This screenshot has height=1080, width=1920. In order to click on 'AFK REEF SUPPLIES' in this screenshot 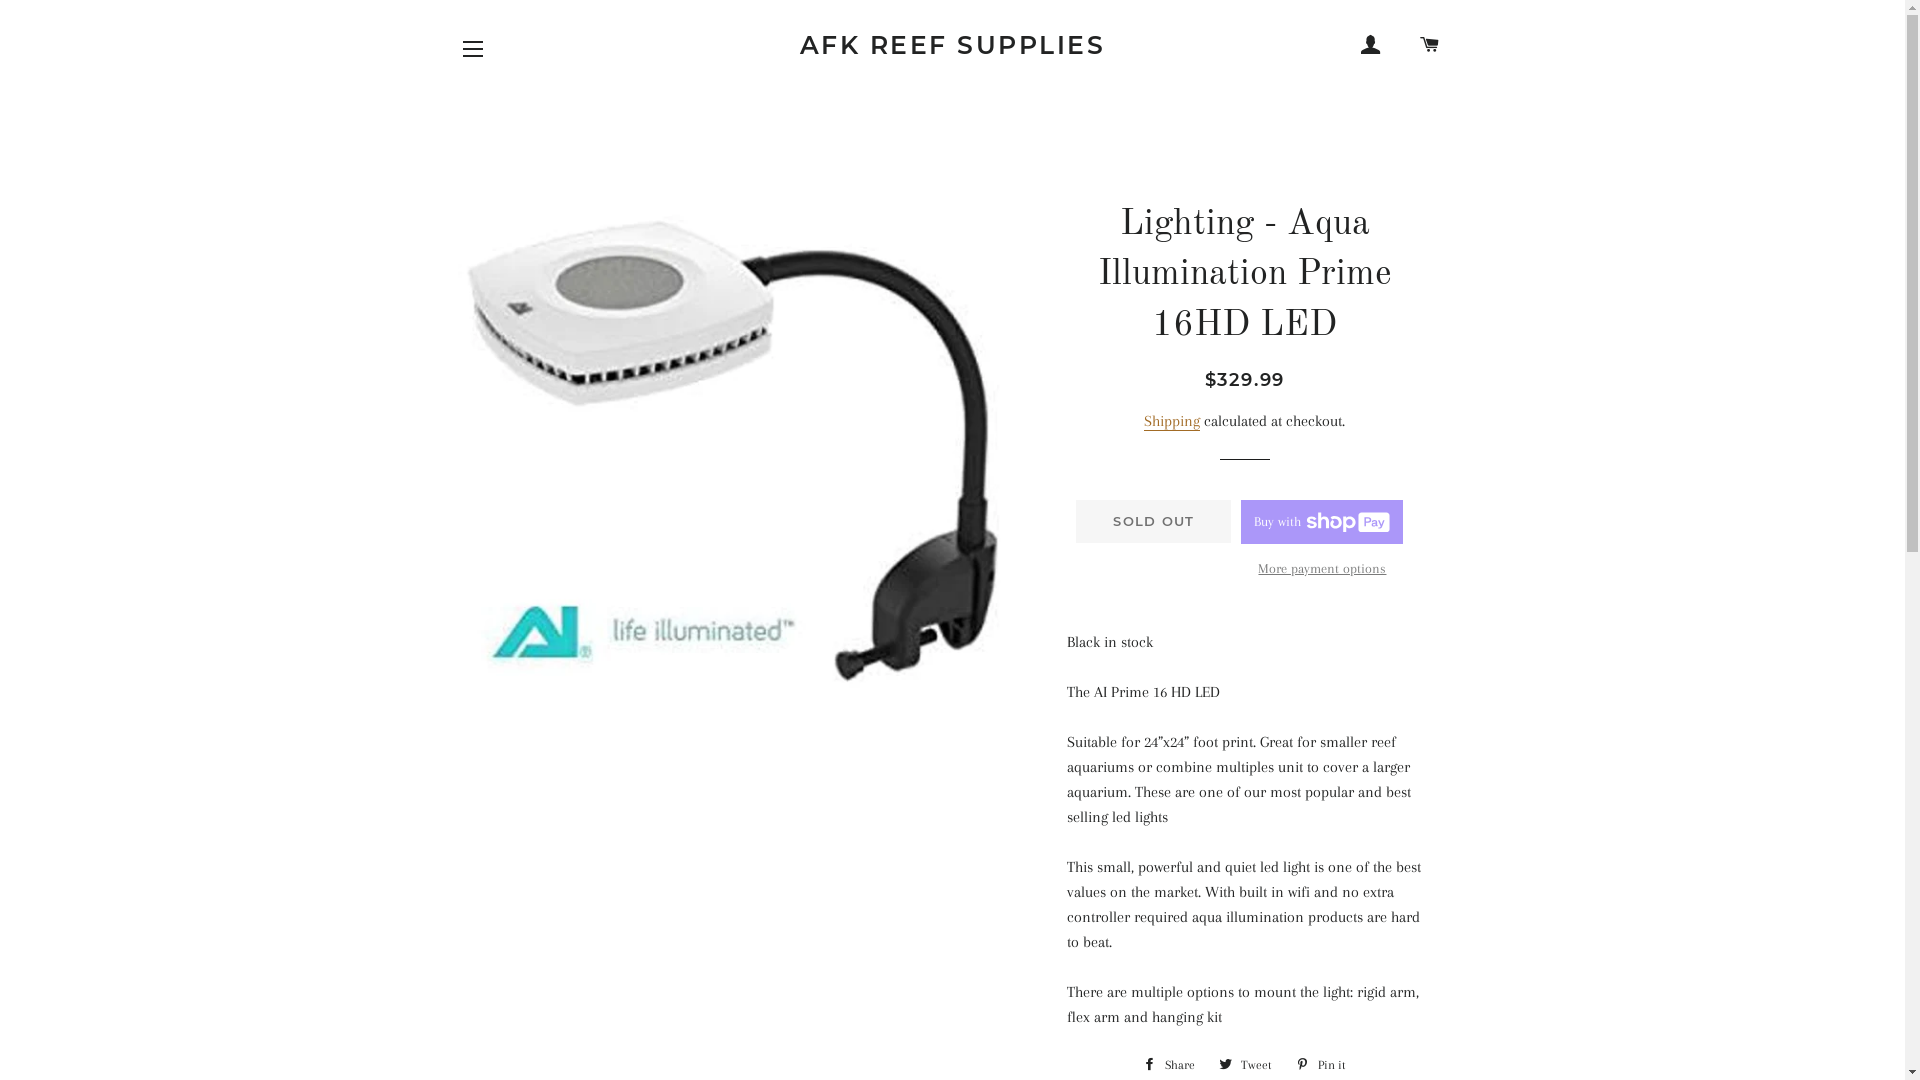, I will do `click(950, 45)`.